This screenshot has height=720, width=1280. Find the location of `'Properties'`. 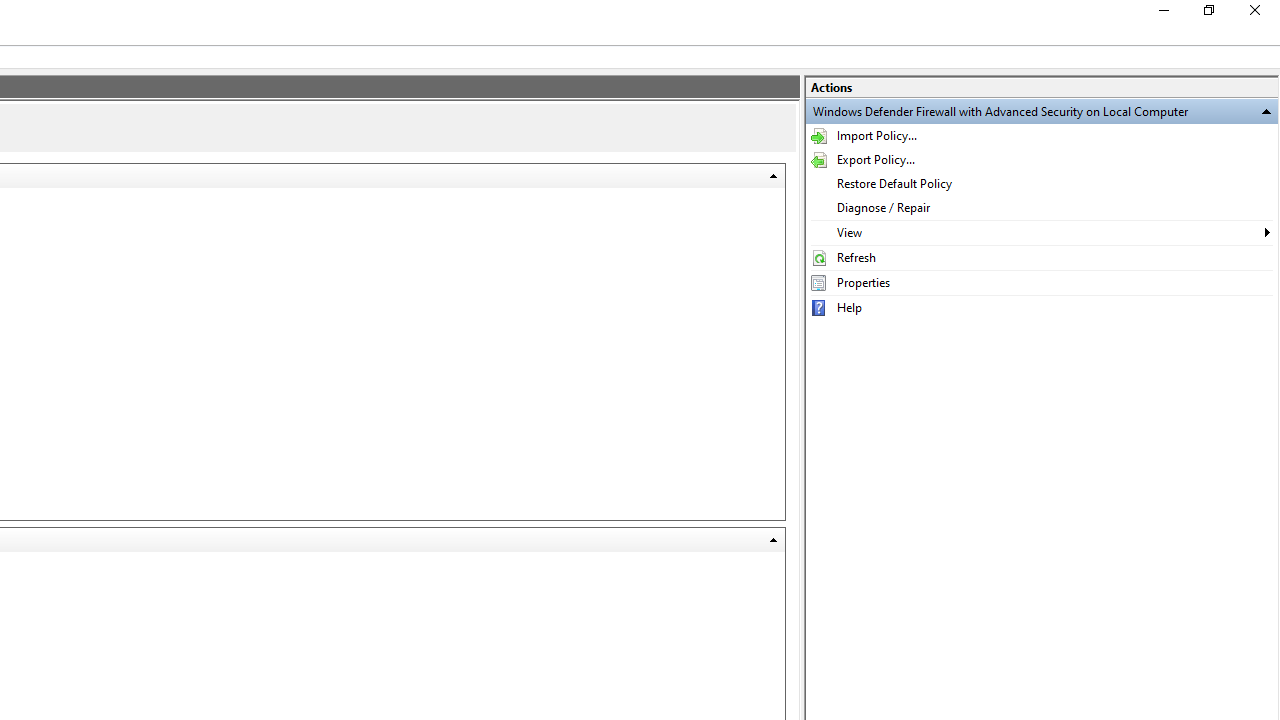

'Properties' is located at coordinates (1040, 282).